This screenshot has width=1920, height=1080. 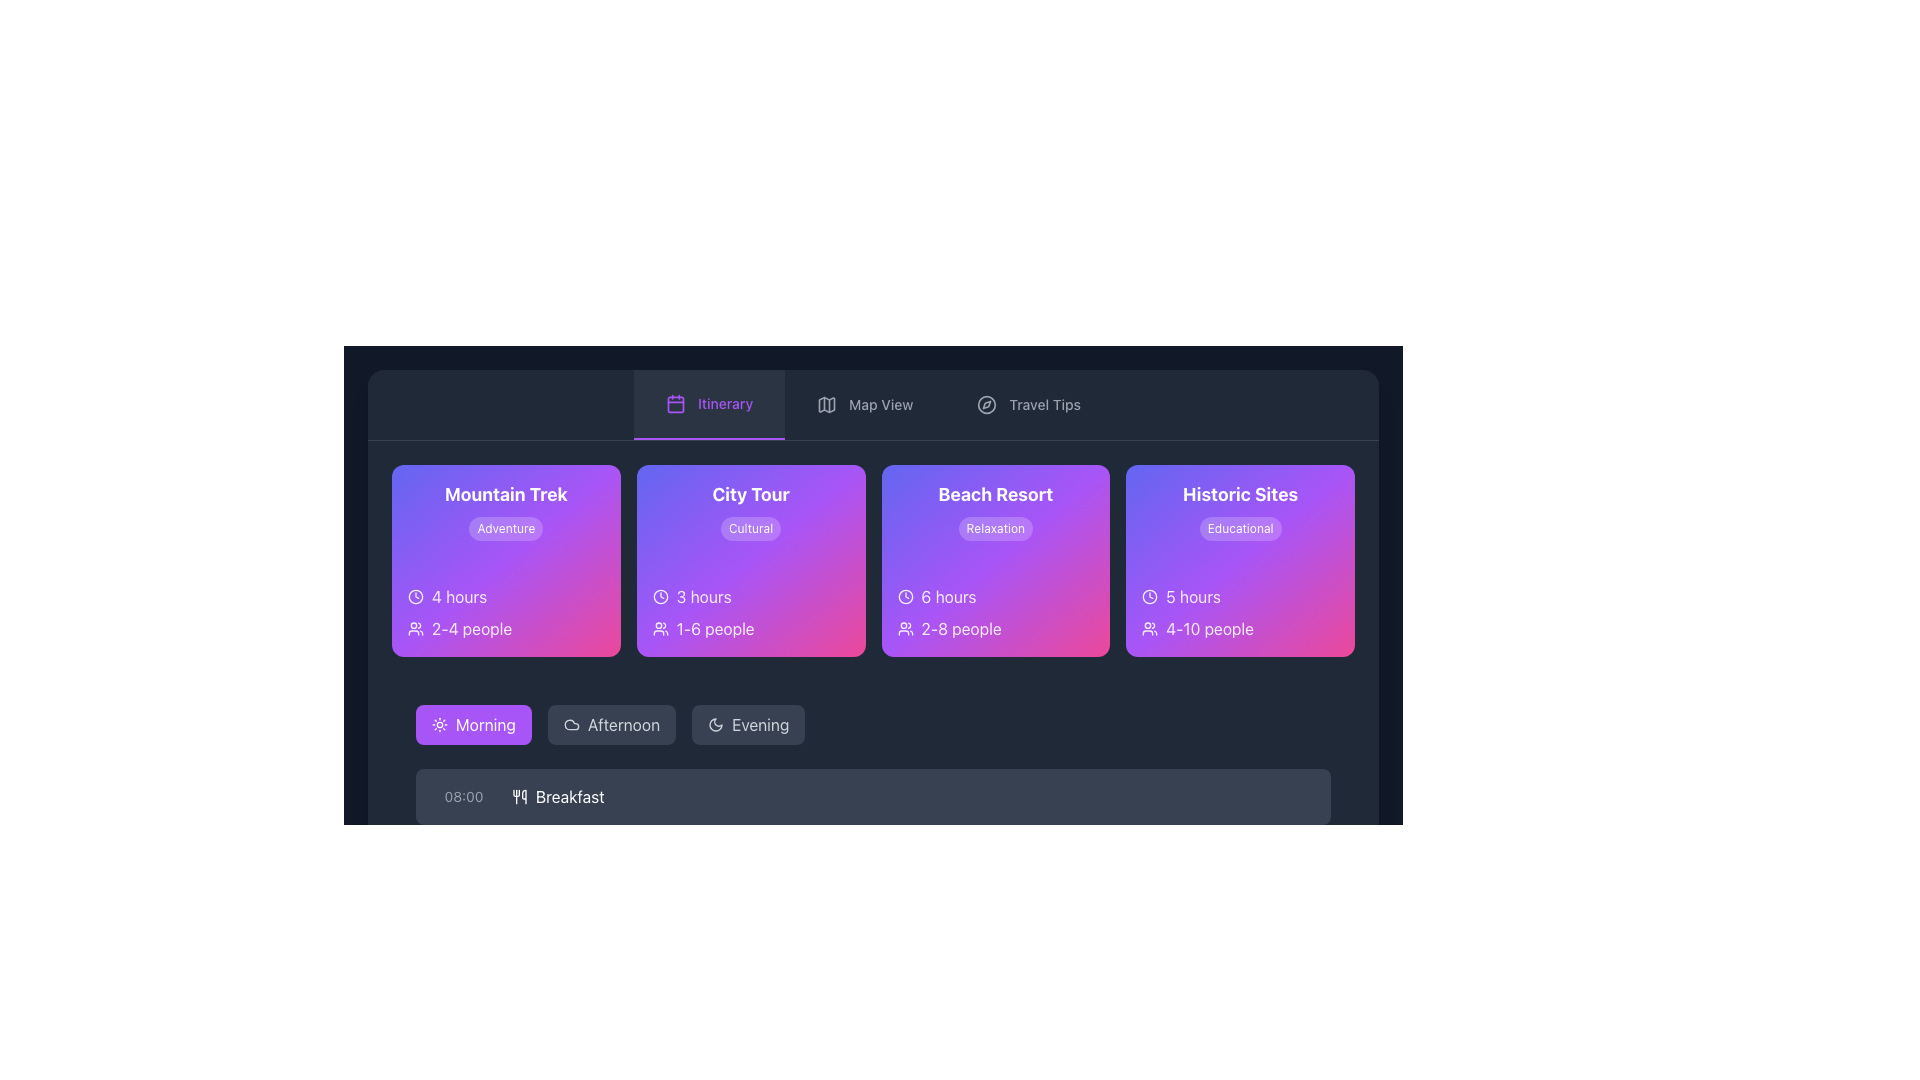 What do you see at coordinates (904, 627) in the screenshot?
I see `the icon indicating the number of people suggested for the activity on the 'Beach Resort' card located in the bottom left next to the text '2-8 people'` at bounding box center [904, 627].